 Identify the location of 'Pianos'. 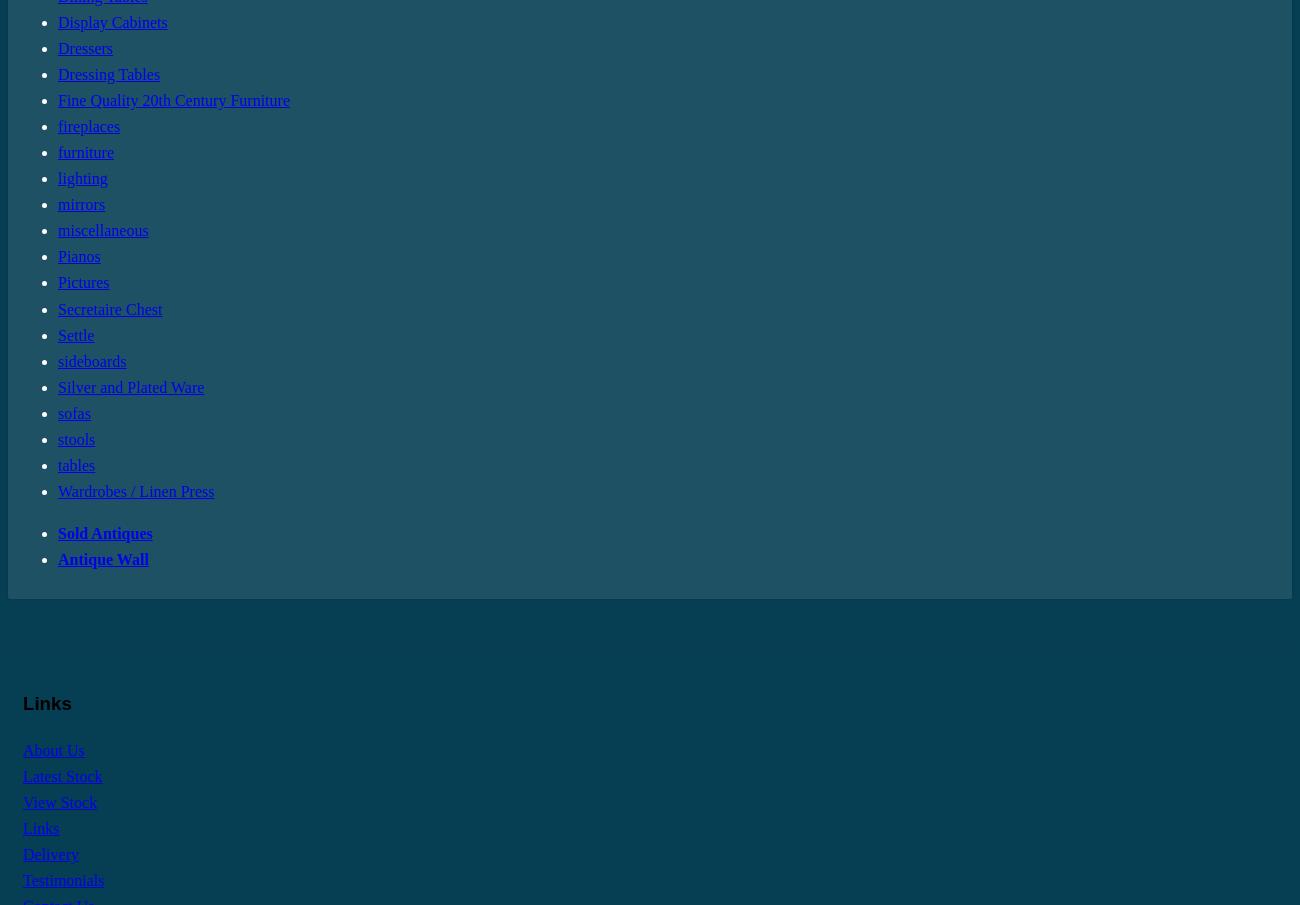
(57, 256).